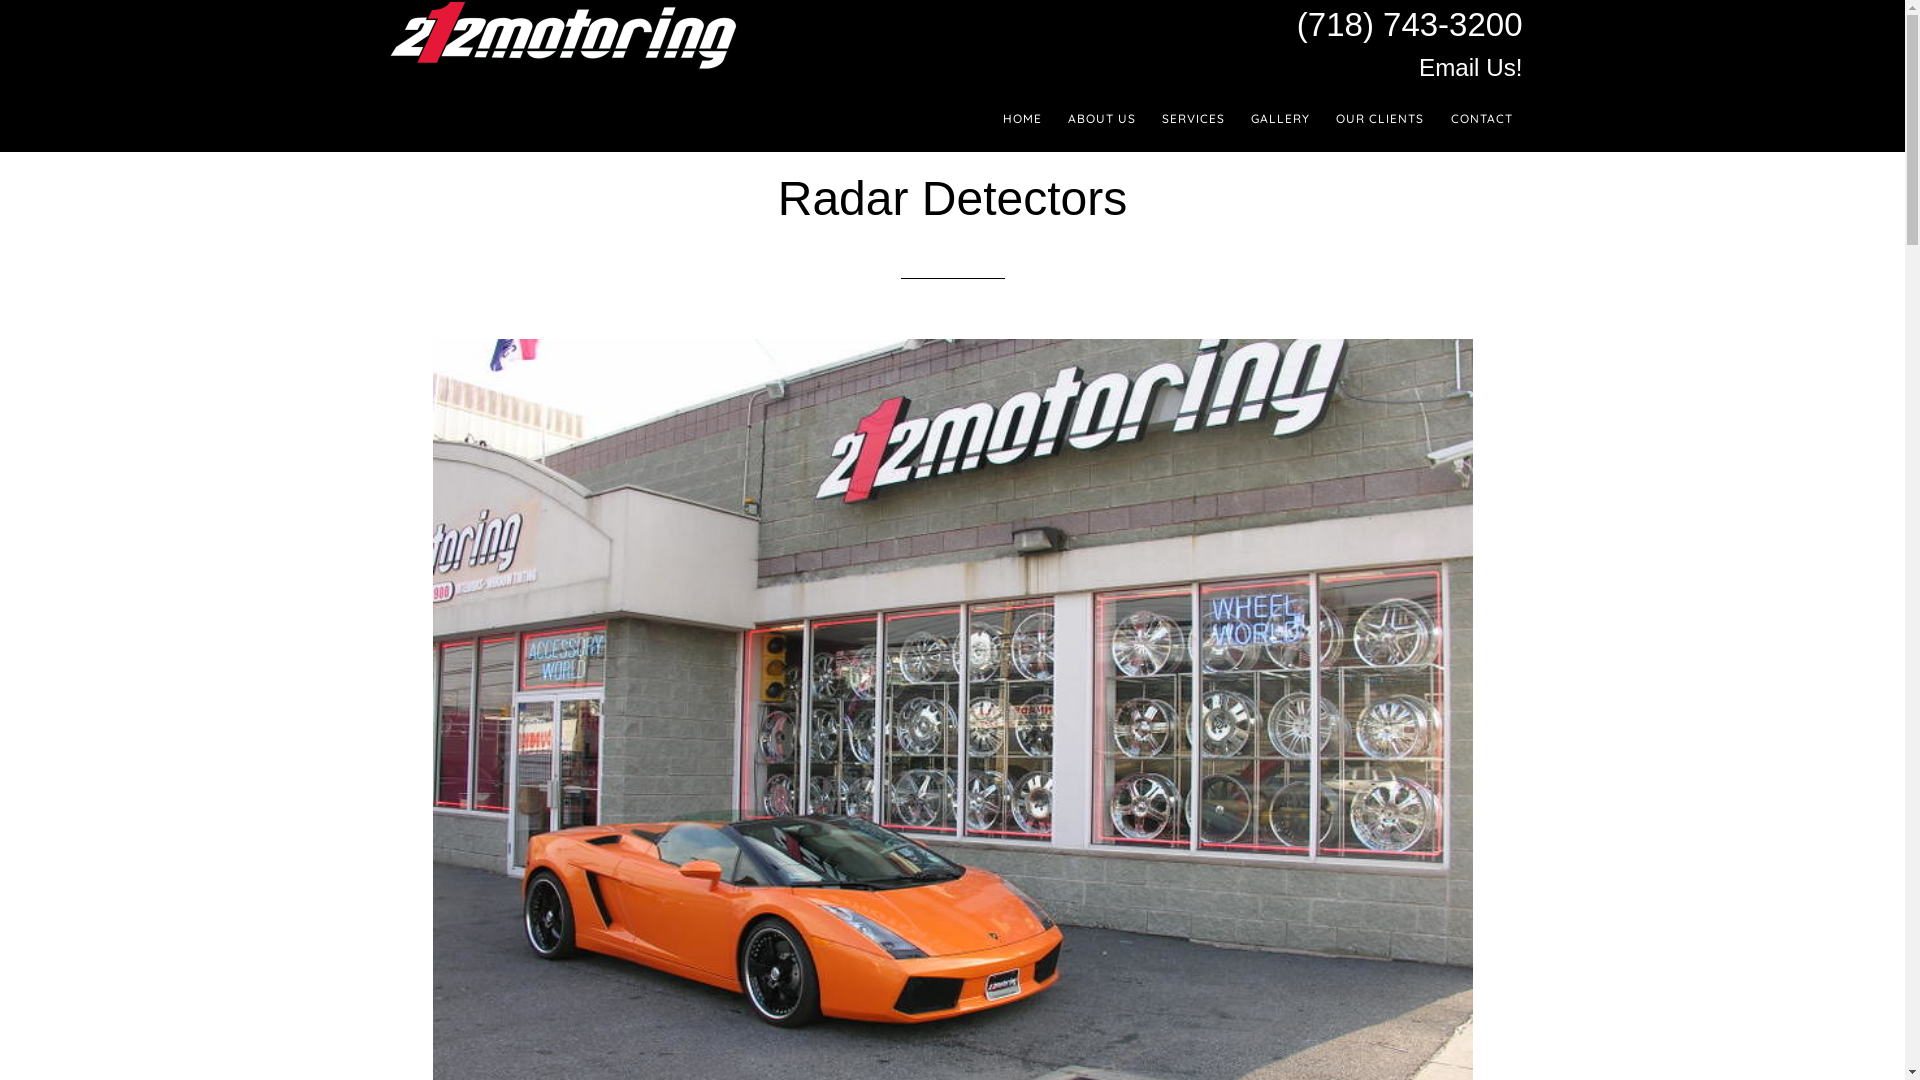 This screenshot has width=1920, height=1080. I want to click on '(718) 743-3200', so click(1409, 24).